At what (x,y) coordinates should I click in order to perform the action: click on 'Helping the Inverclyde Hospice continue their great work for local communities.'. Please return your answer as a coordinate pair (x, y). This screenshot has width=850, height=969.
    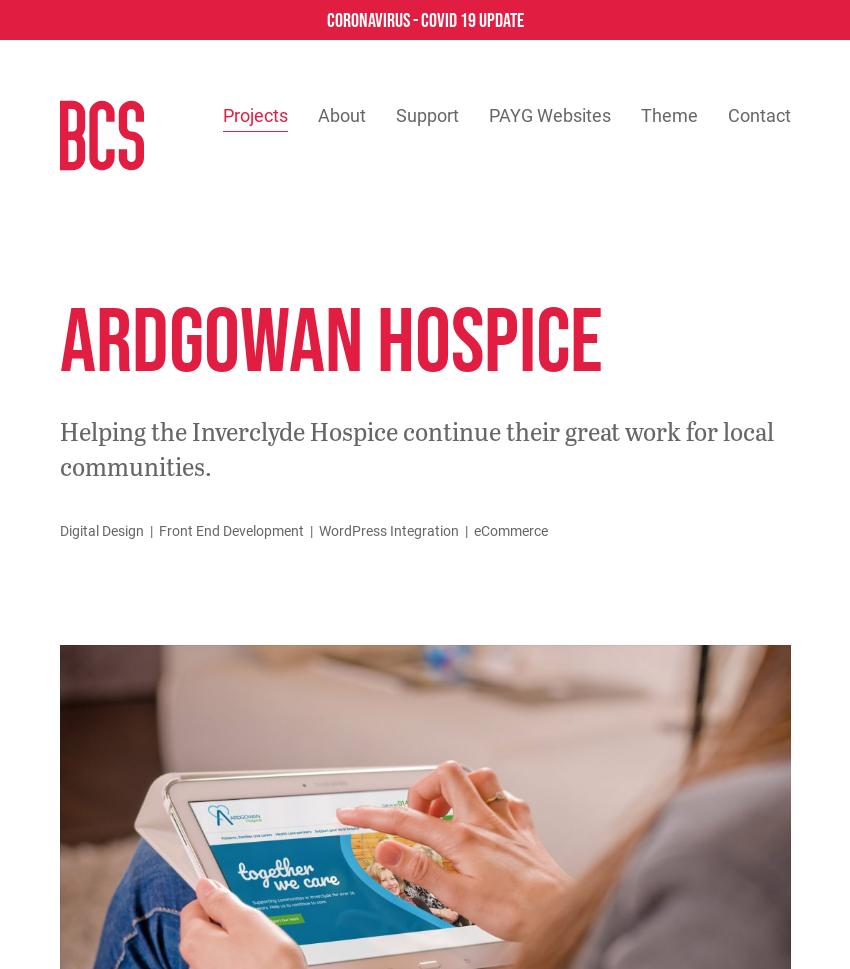
    Looking at the image, I should click on (415, 448).